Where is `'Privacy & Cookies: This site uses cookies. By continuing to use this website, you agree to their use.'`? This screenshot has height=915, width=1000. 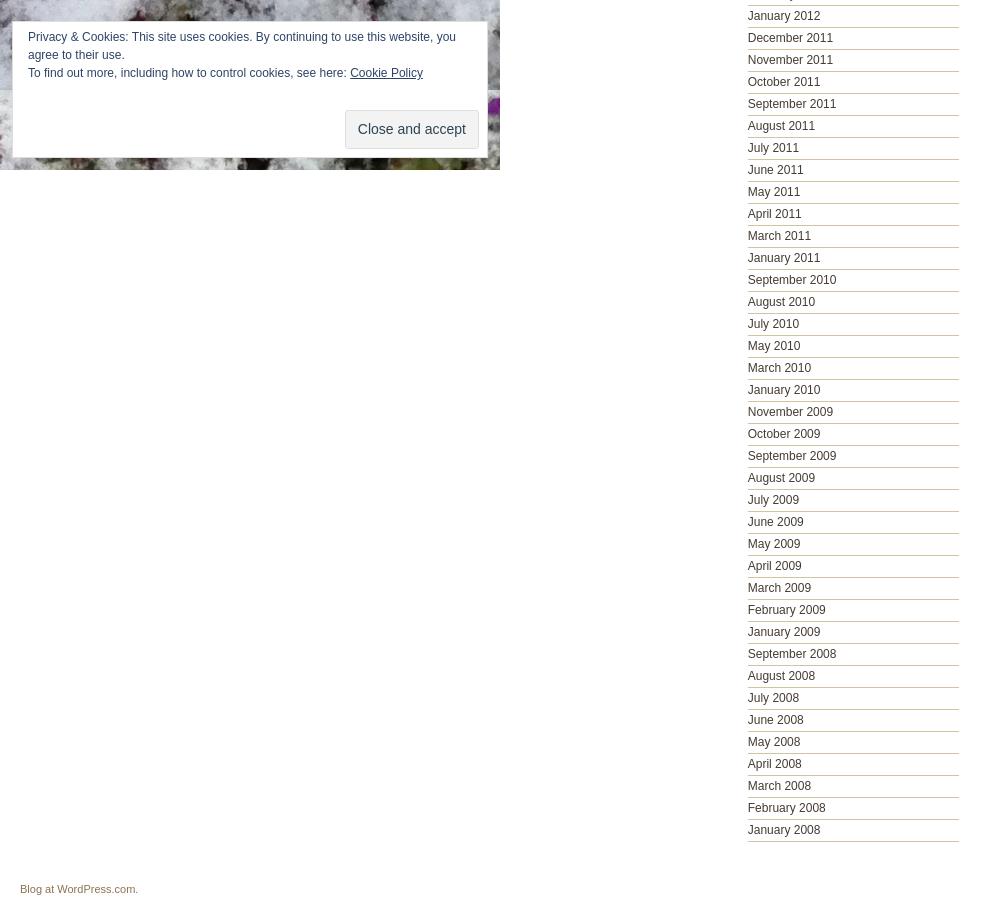
'Privacy & Cookies: This site uses cookies. By continuing to use this website, you agree to their use.' is located at coordinates (240, 46).